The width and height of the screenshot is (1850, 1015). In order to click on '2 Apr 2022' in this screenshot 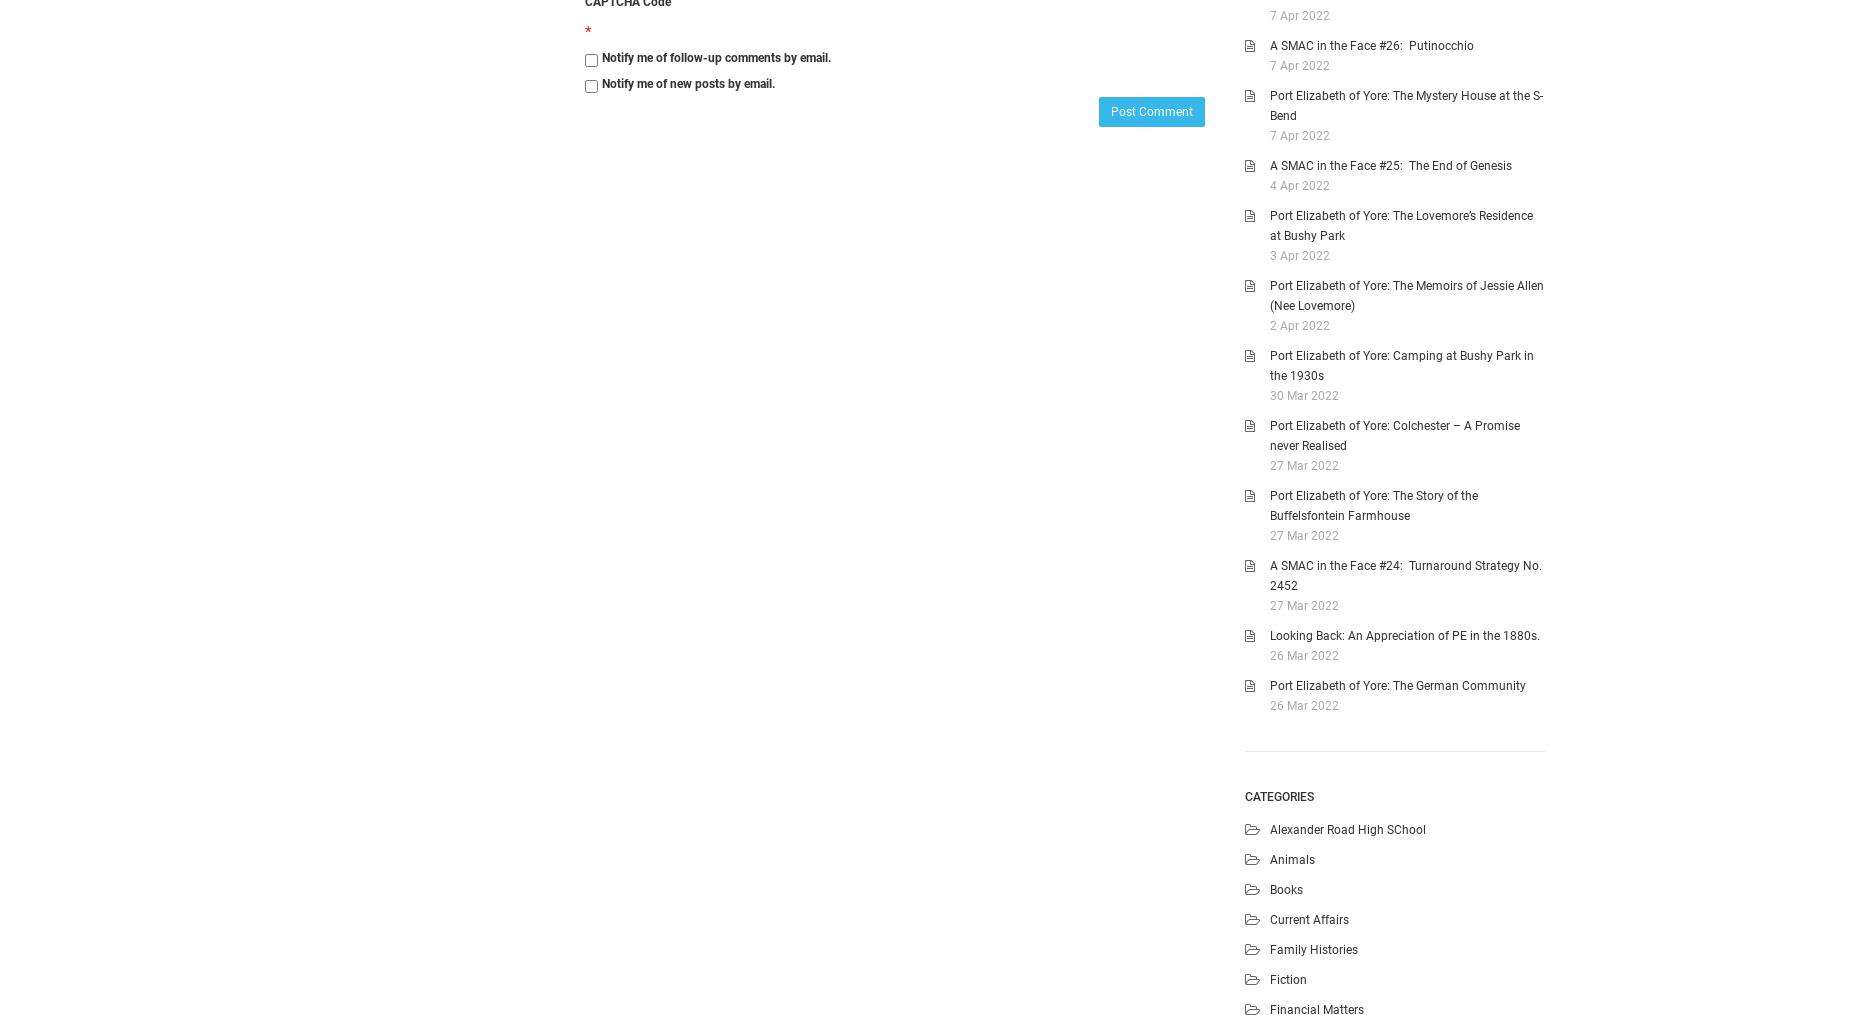, I will do `click(1298, 325)`.